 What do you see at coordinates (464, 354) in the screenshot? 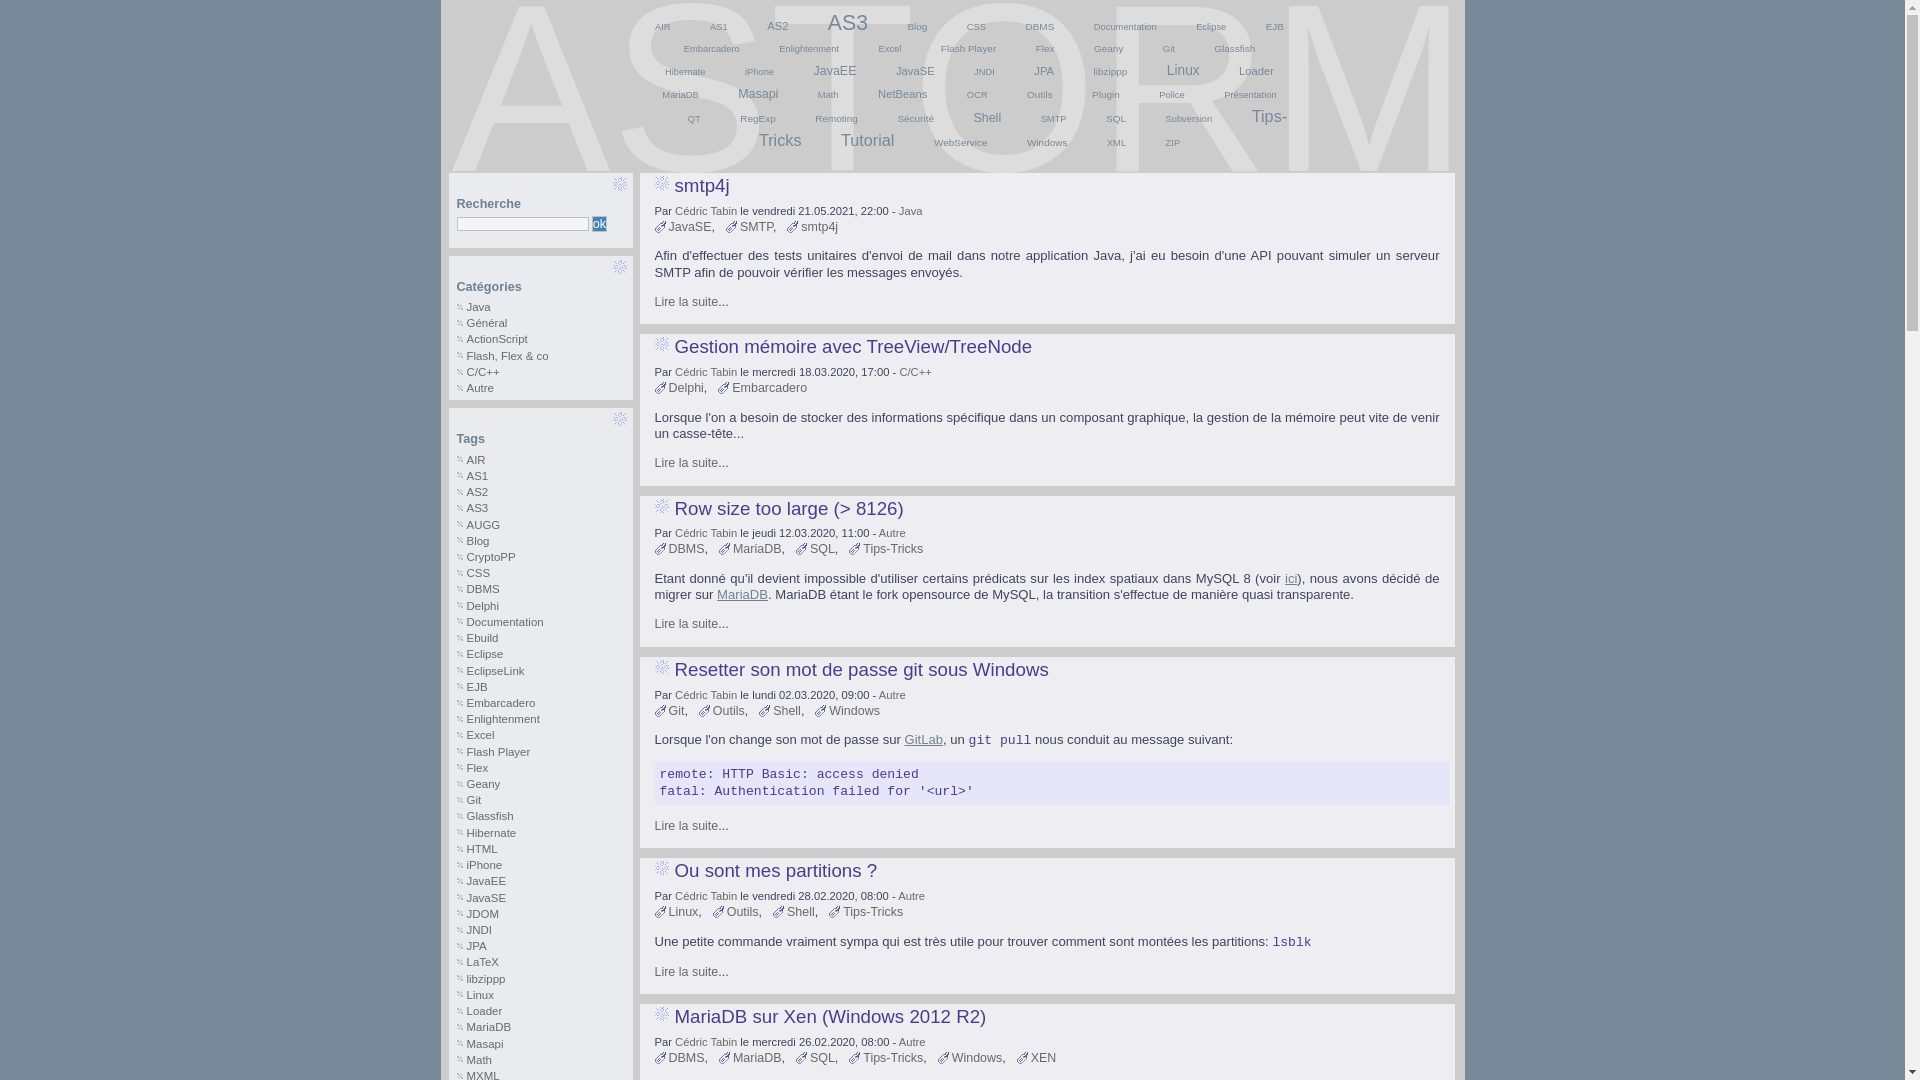
I see `'Flash, Flex & co'` at bounding box center [464, 354].